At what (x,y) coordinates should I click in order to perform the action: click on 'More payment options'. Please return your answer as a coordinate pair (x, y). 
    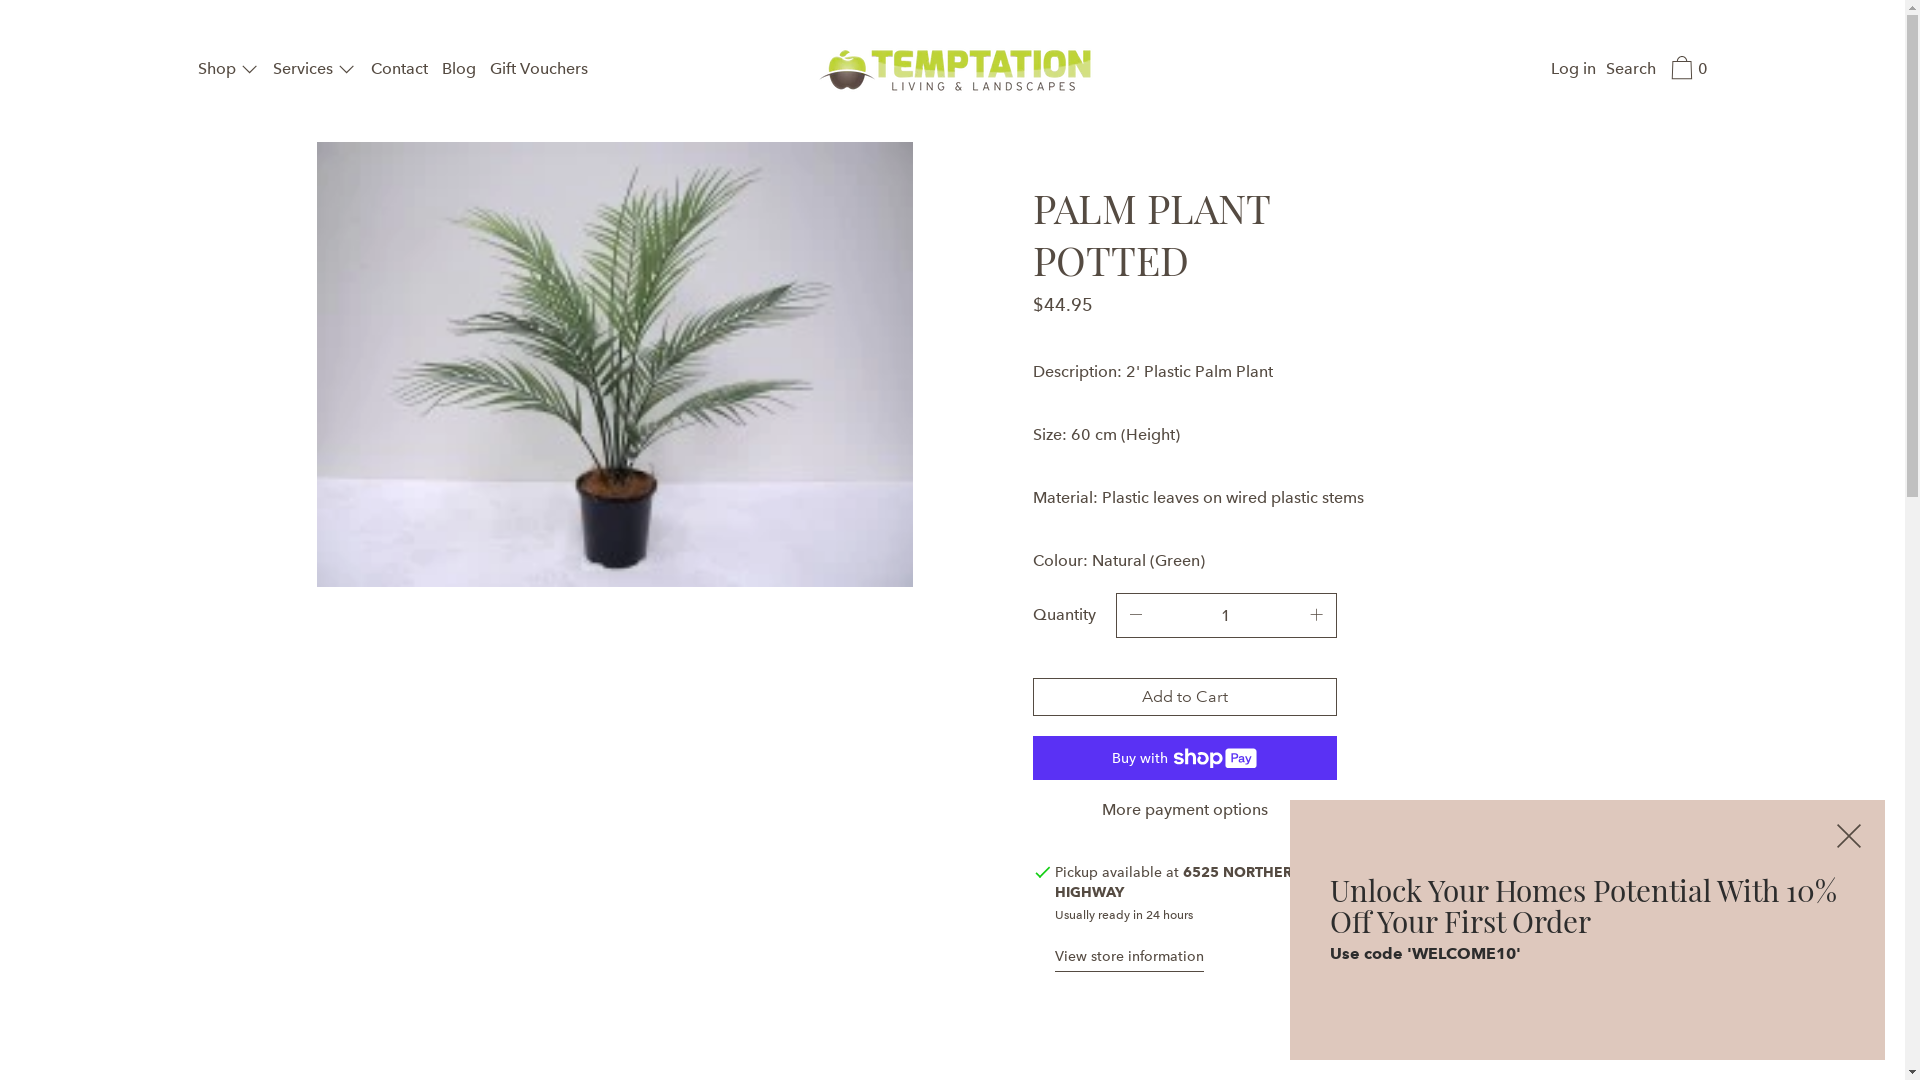
    Looking at the image, I should click on (1184, 810).